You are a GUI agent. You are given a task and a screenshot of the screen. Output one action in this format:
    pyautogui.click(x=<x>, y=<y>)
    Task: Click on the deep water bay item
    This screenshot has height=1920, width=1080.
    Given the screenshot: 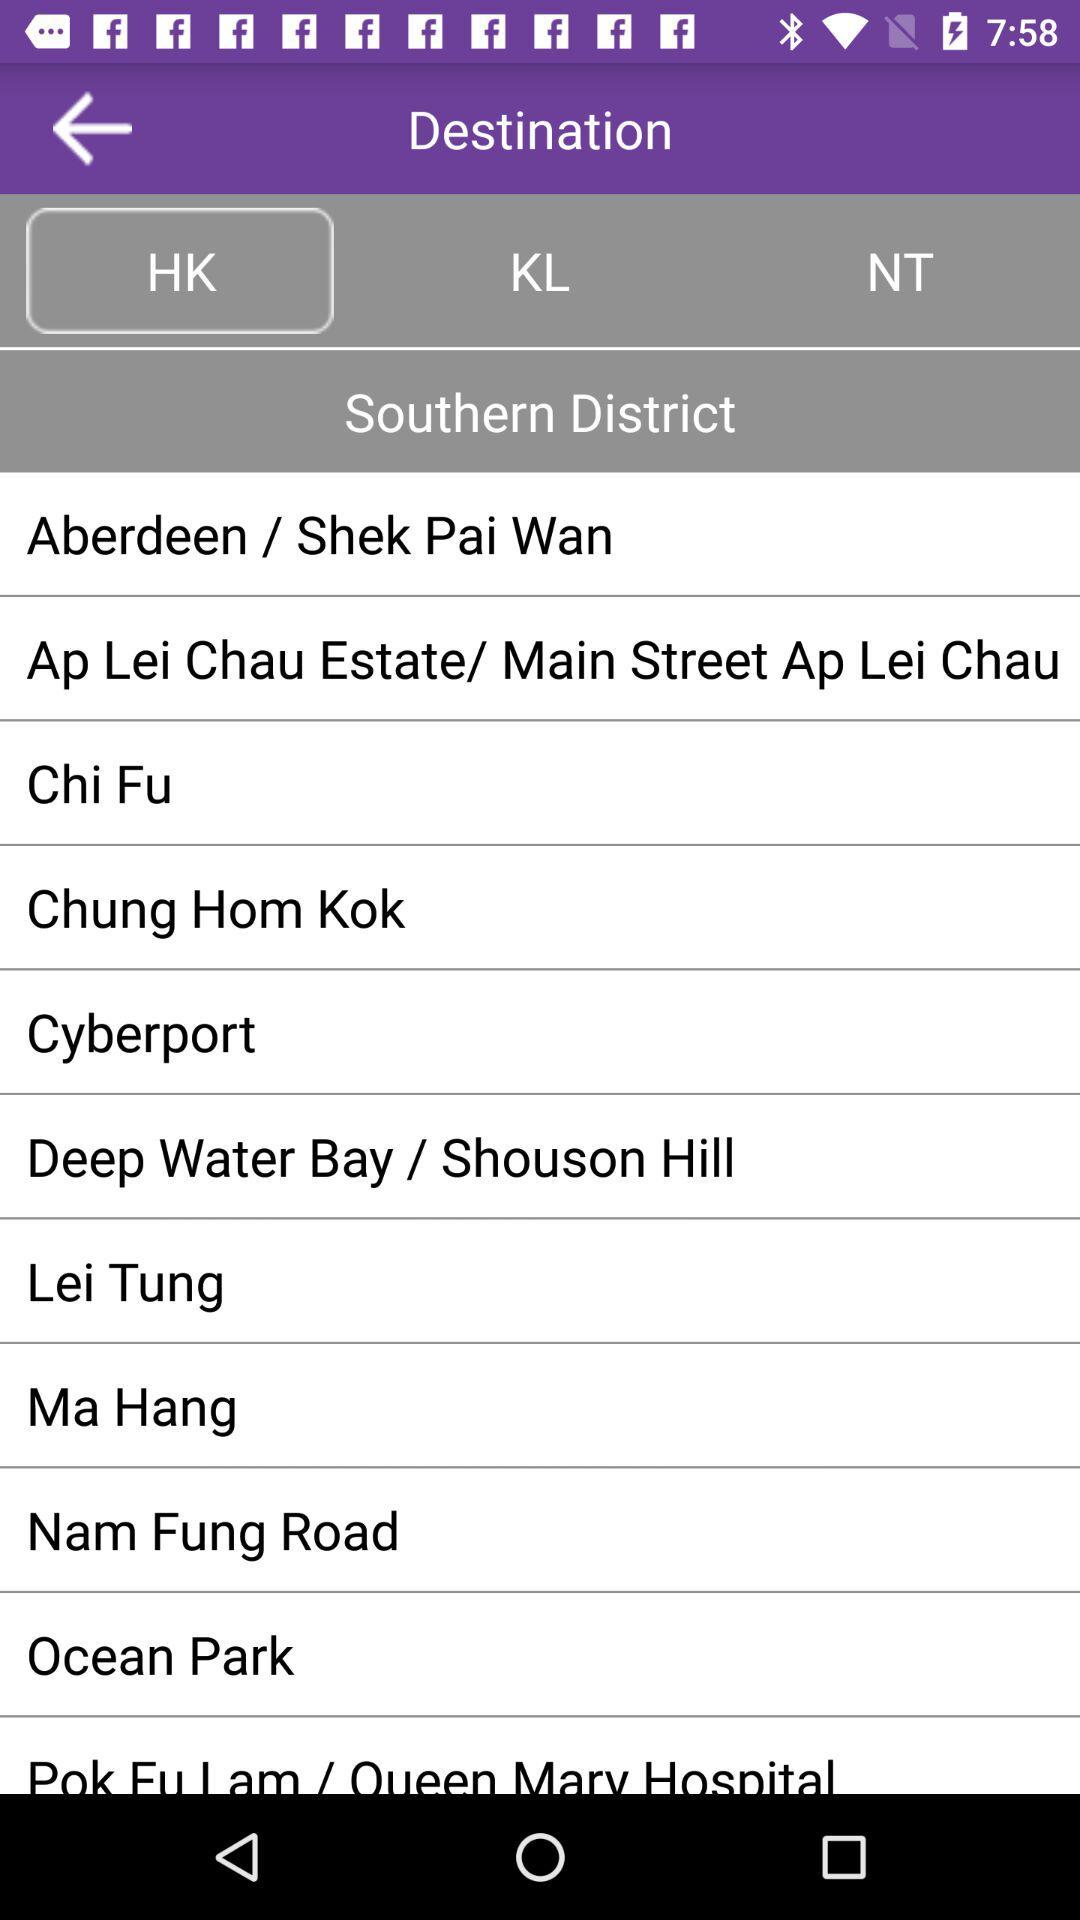 What is the action you would take?
    pyautogui.click(x=540, y=1156)
    